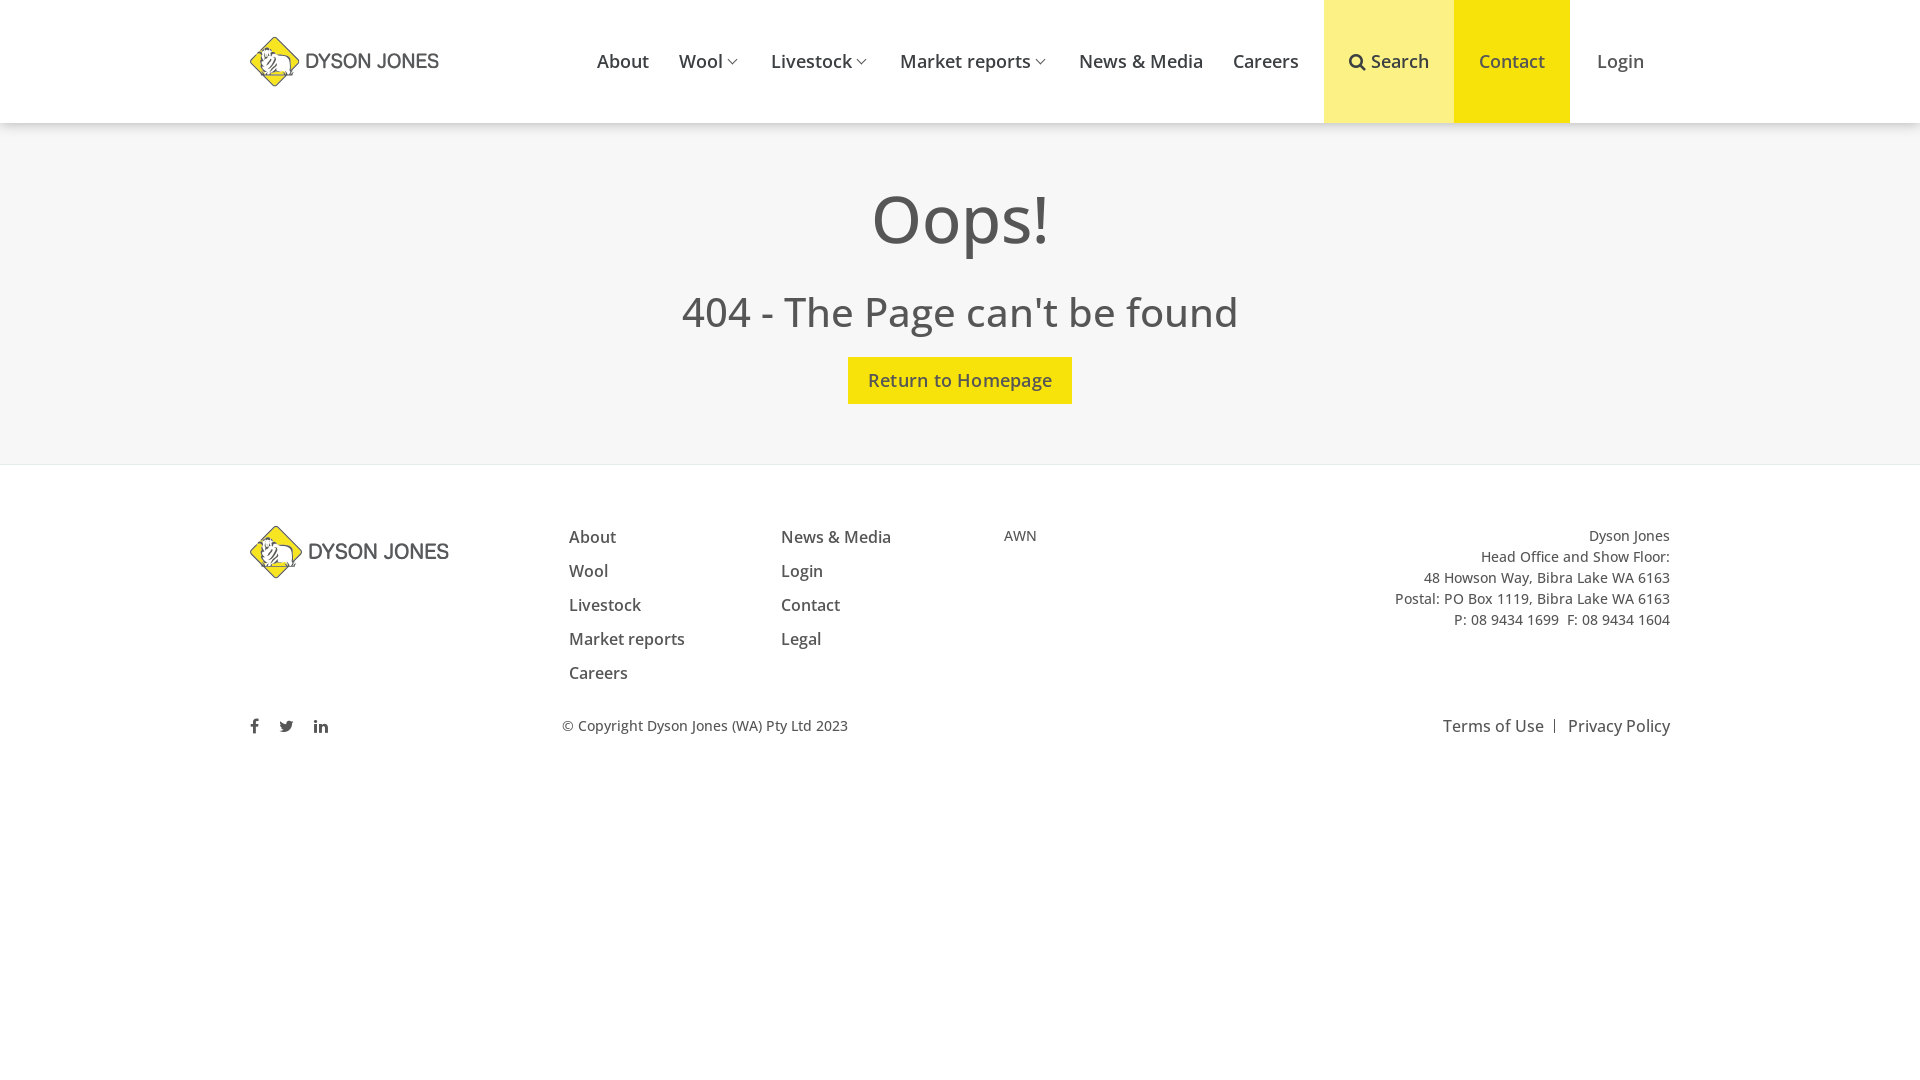  Describe the element at coordinates (710, 60) in the screenshot. I see `'Wool'` at that location.